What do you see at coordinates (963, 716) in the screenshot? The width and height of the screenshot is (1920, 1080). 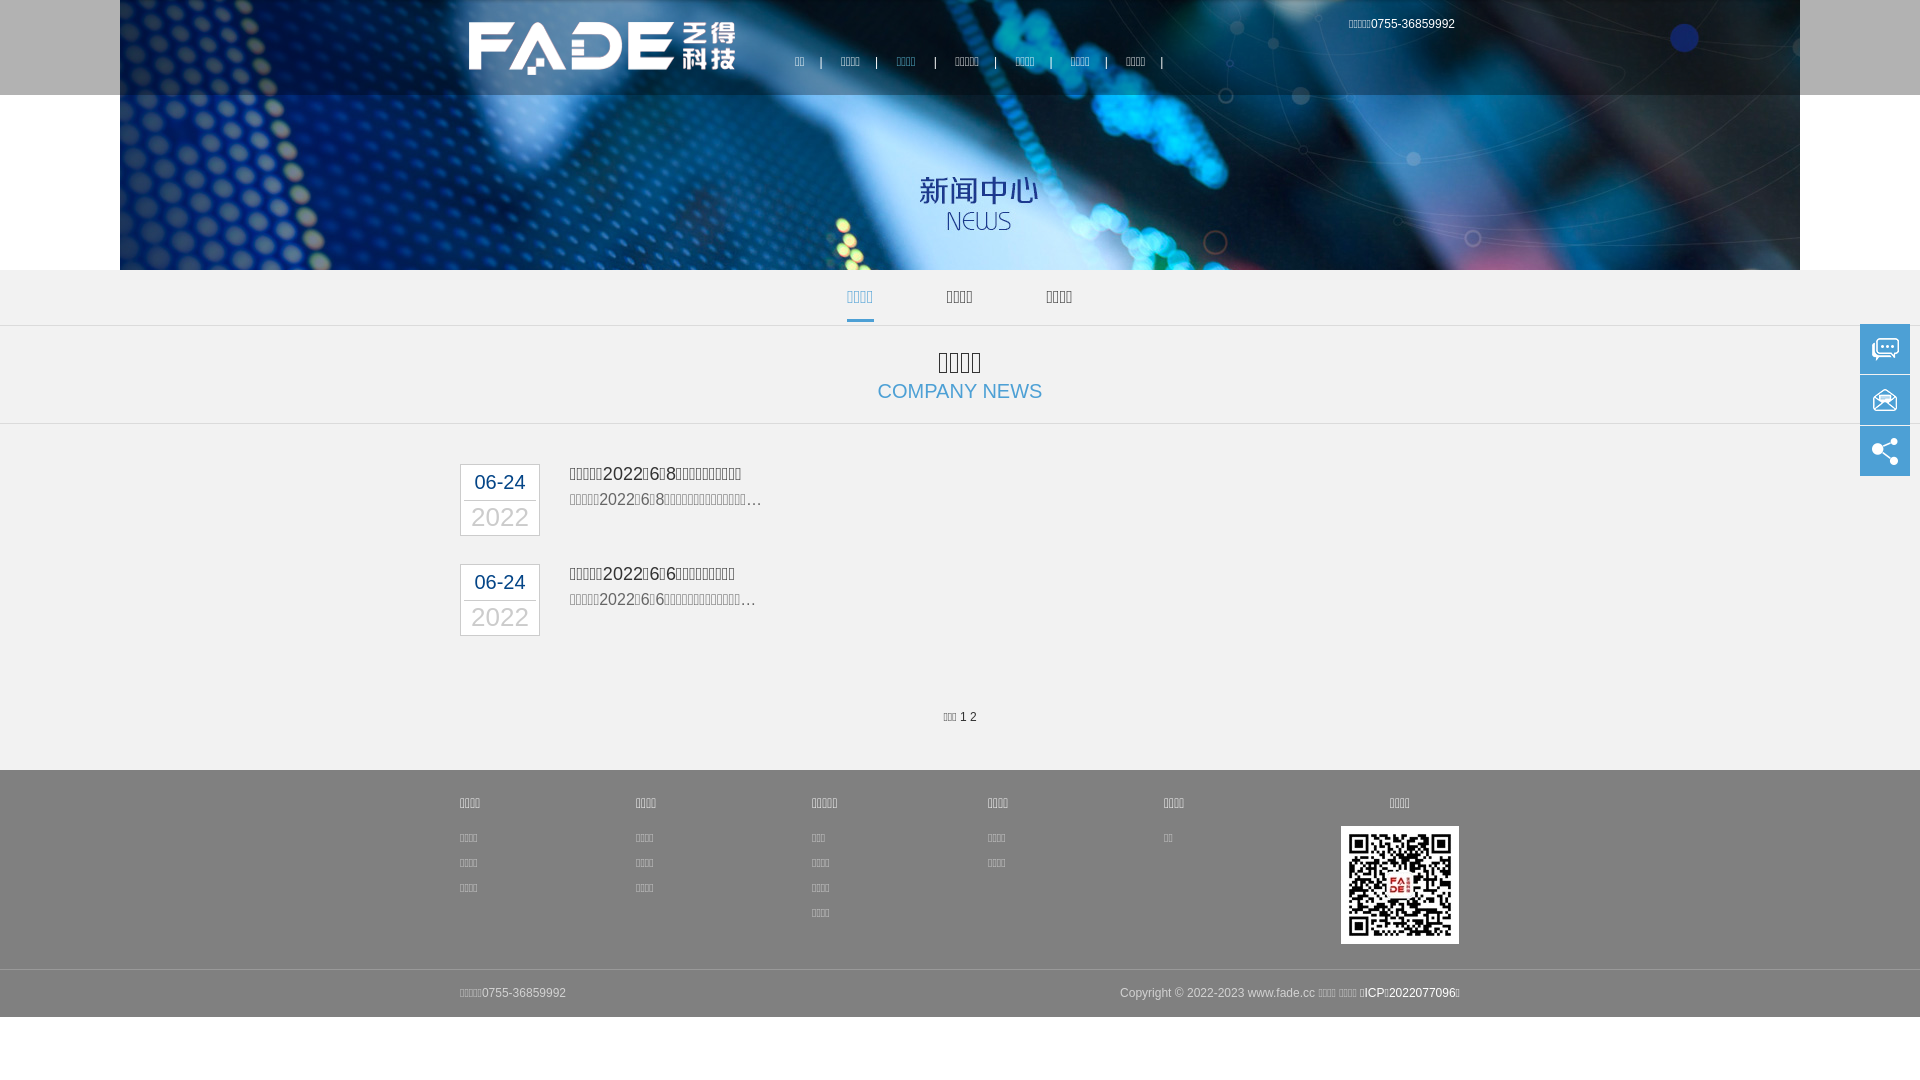 I see `'1'` at bounding box center [963, 716].